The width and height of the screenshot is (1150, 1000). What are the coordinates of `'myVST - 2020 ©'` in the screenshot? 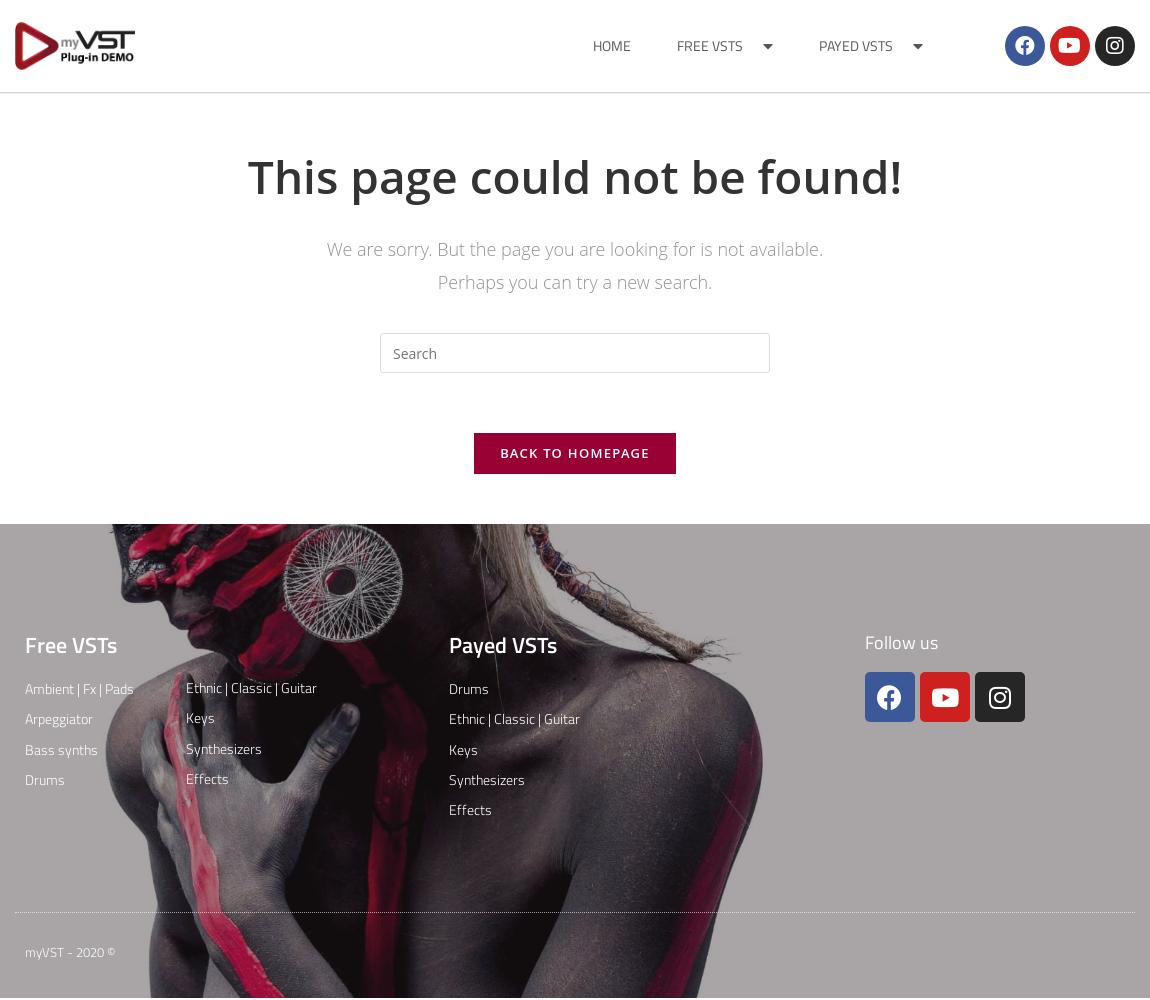 It's located at (69, 951).